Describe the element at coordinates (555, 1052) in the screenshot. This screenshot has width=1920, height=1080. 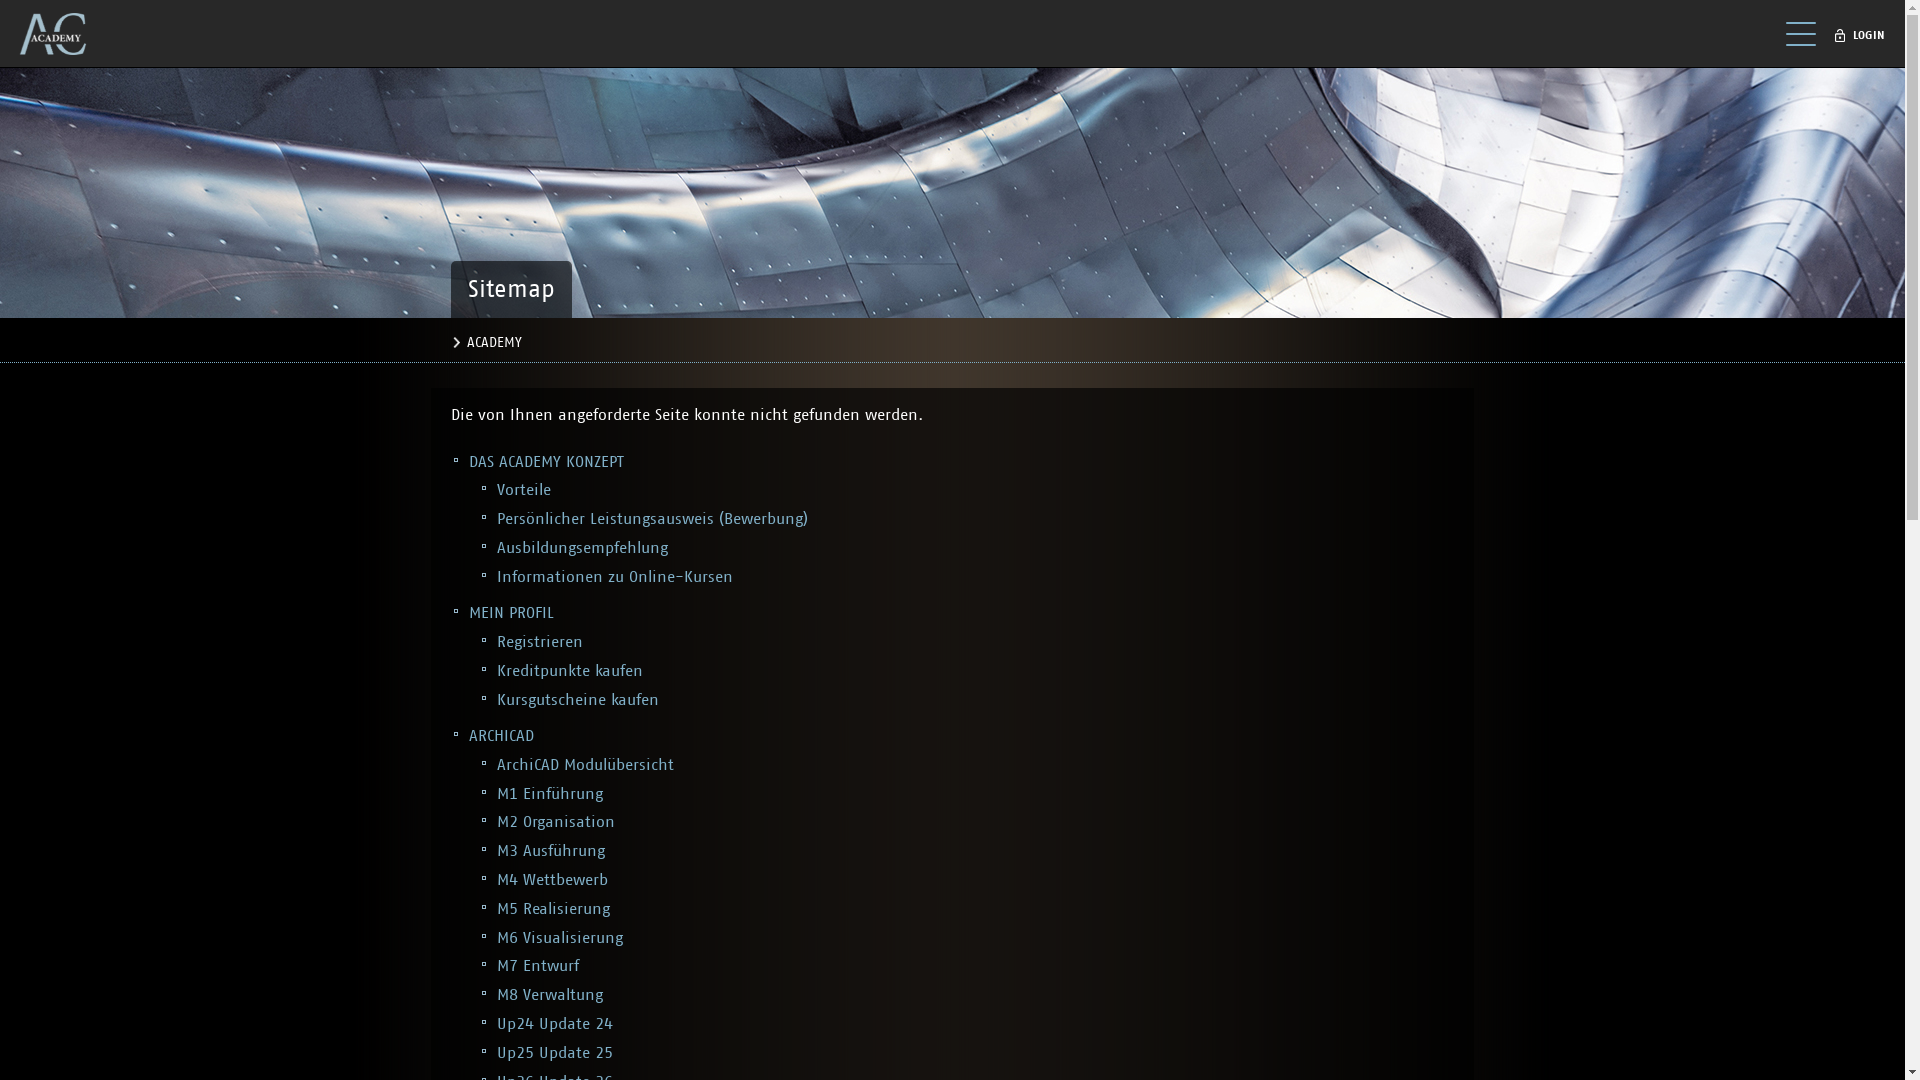
I see `'Up25 Update 25'` at that location.